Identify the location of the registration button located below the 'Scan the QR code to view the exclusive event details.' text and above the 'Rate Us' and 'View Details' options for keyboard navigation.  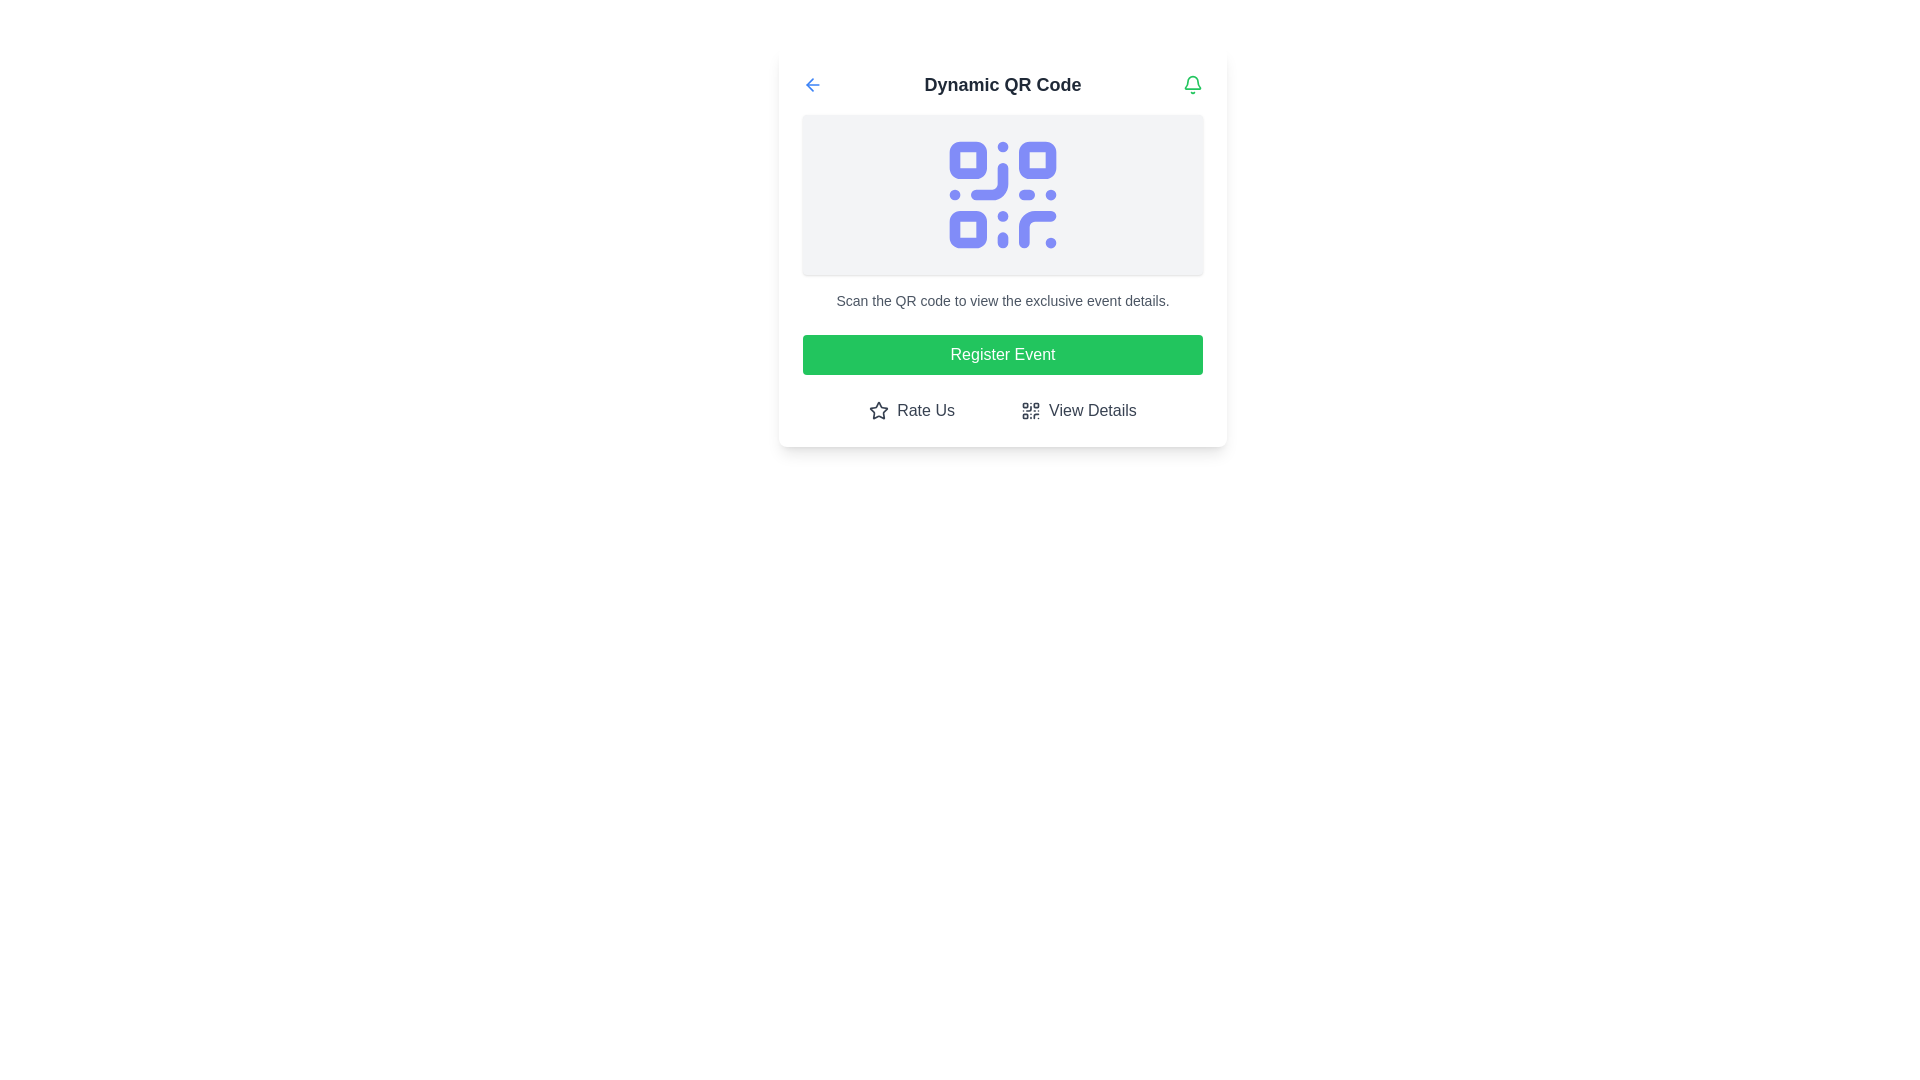
(1003, 353).